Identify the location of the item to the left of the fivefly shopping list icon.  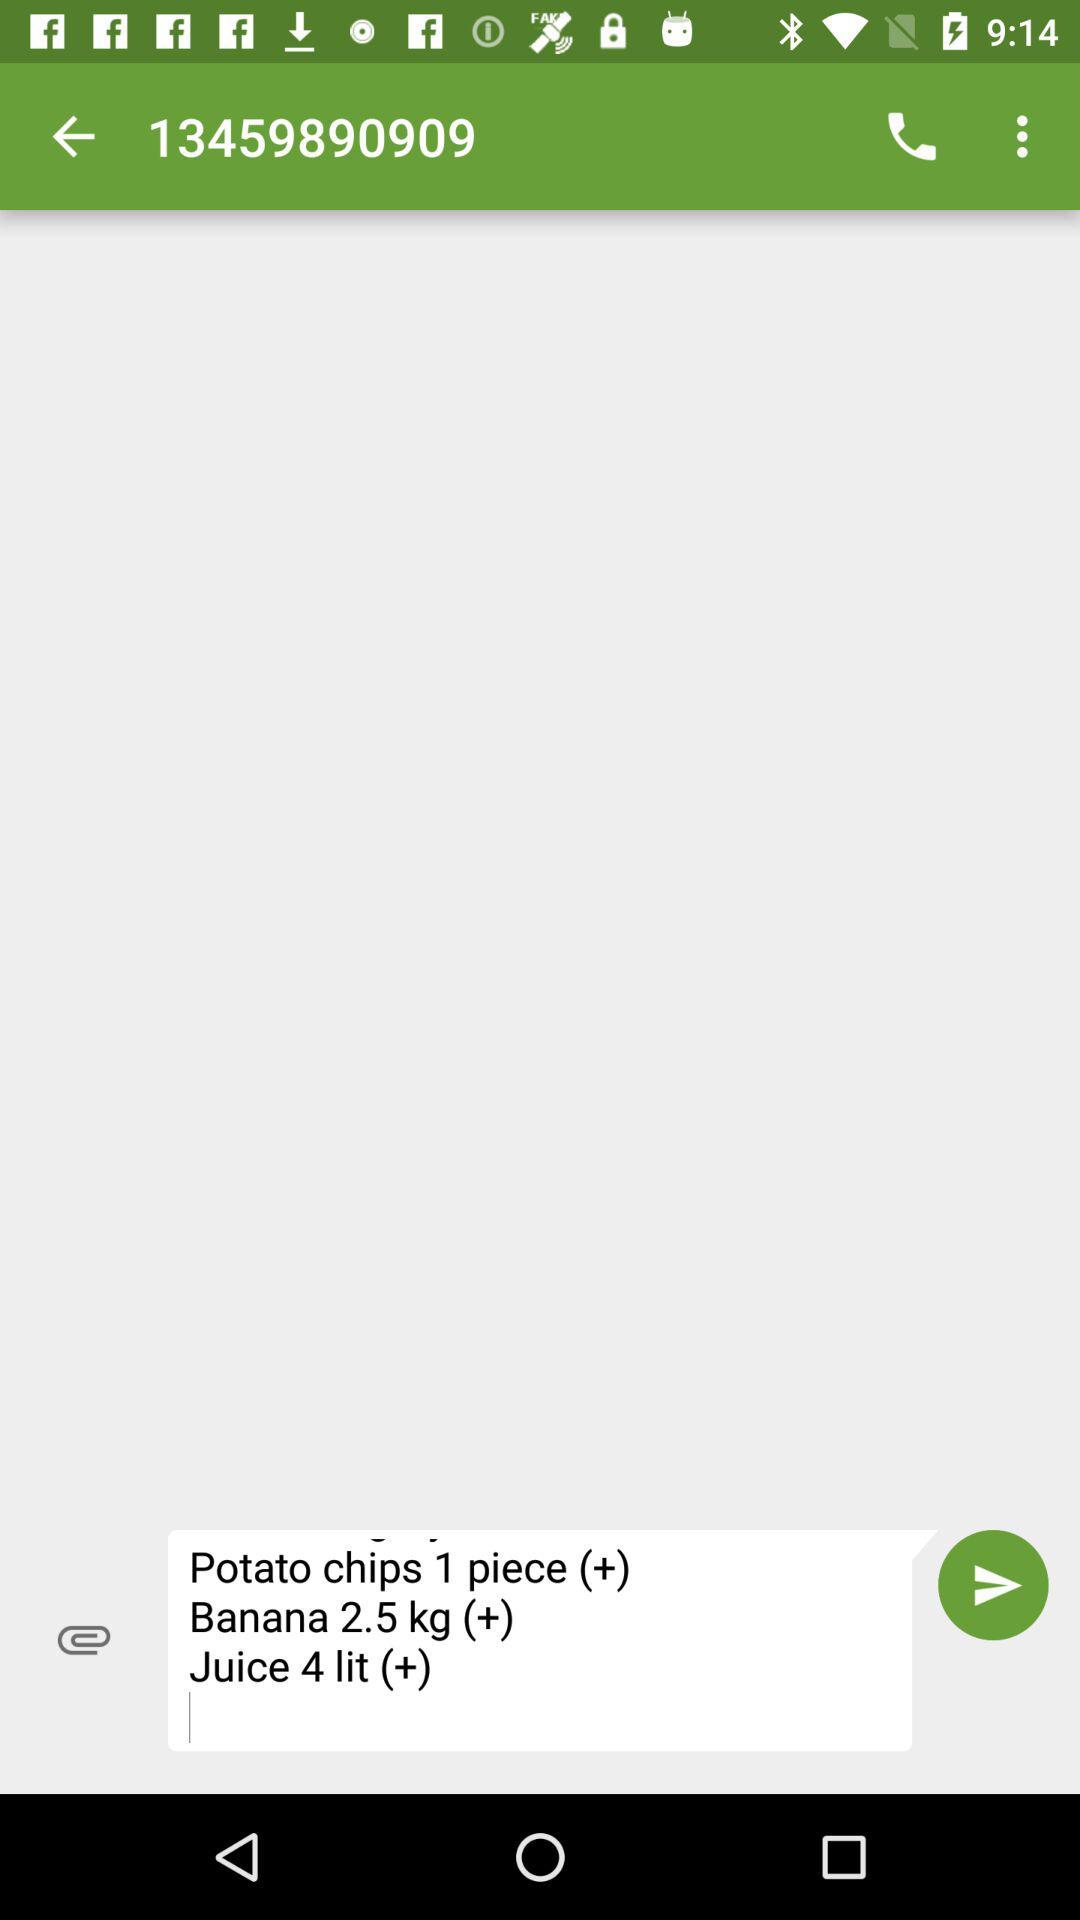
(83, 1640).